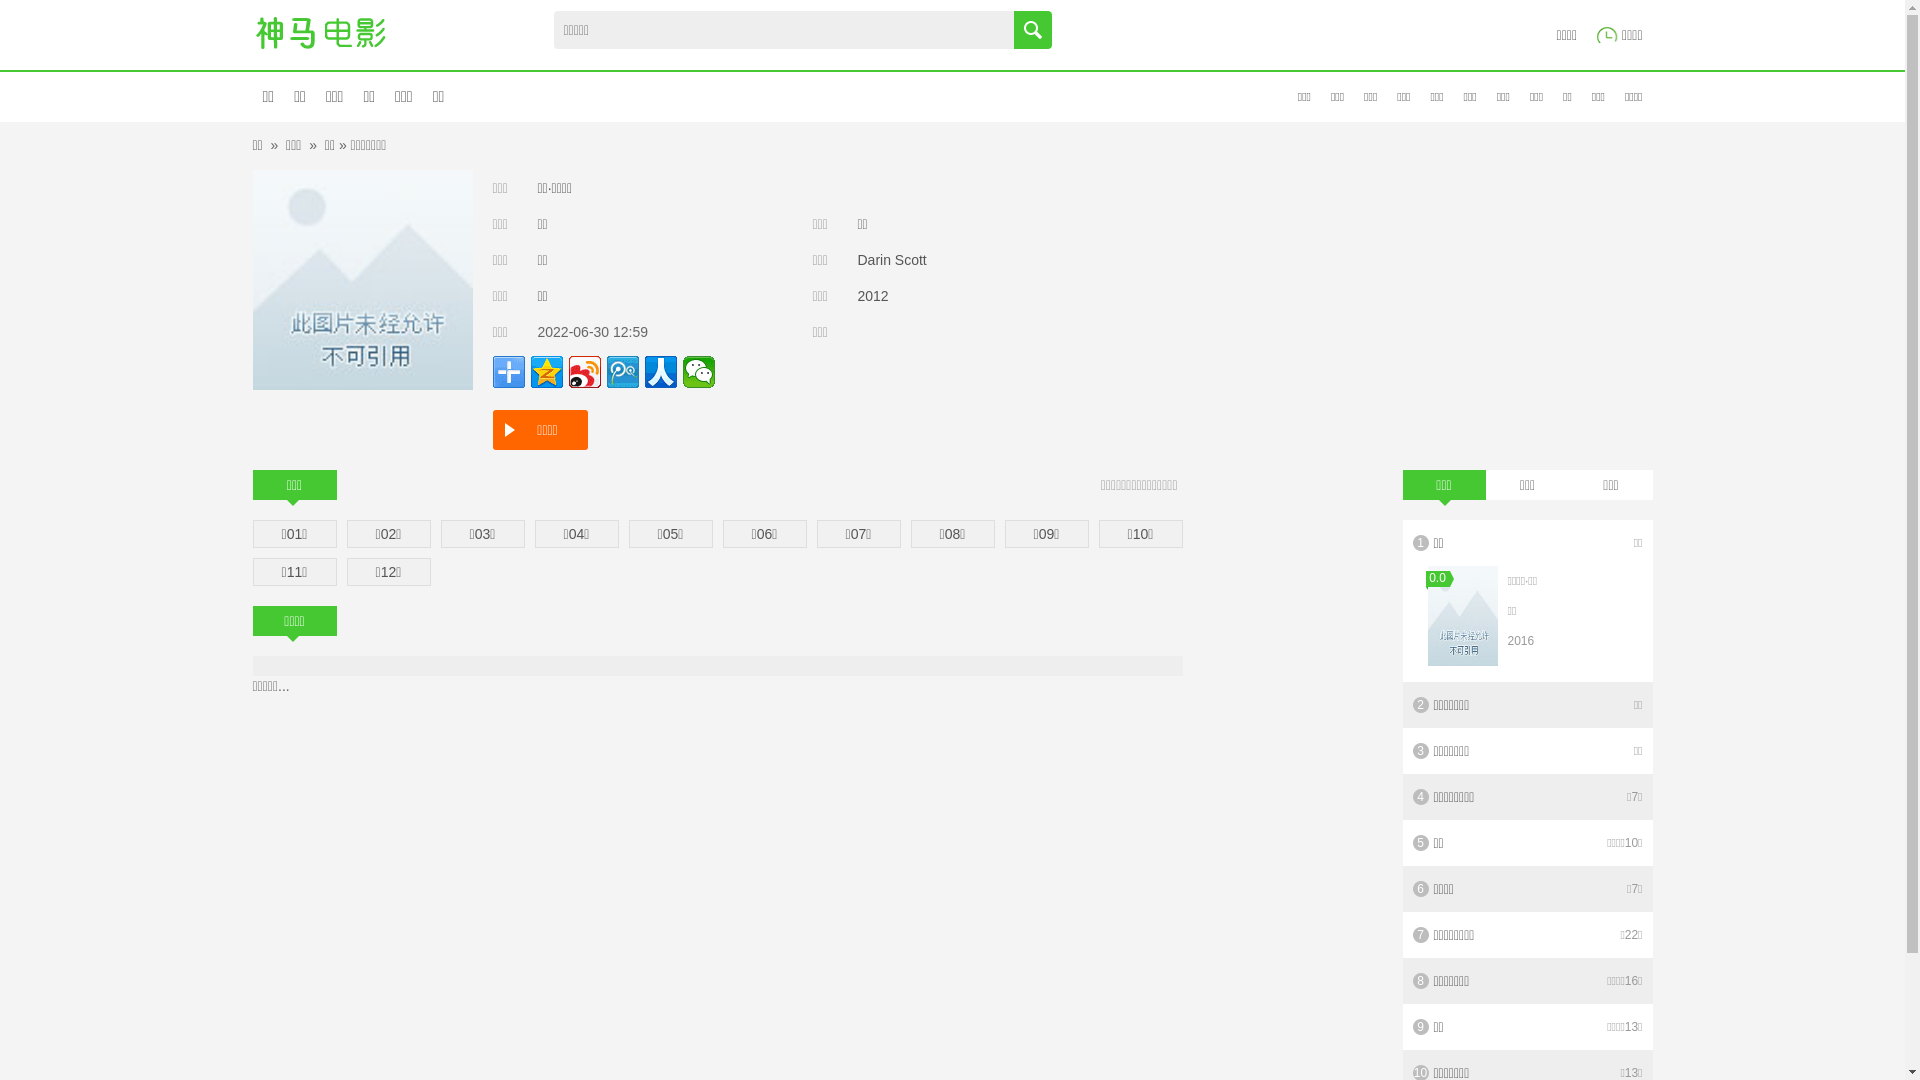 Image resolution: width=1920 pixels, height=1080 pixels. I want to click on '2012', so click(873, 296).